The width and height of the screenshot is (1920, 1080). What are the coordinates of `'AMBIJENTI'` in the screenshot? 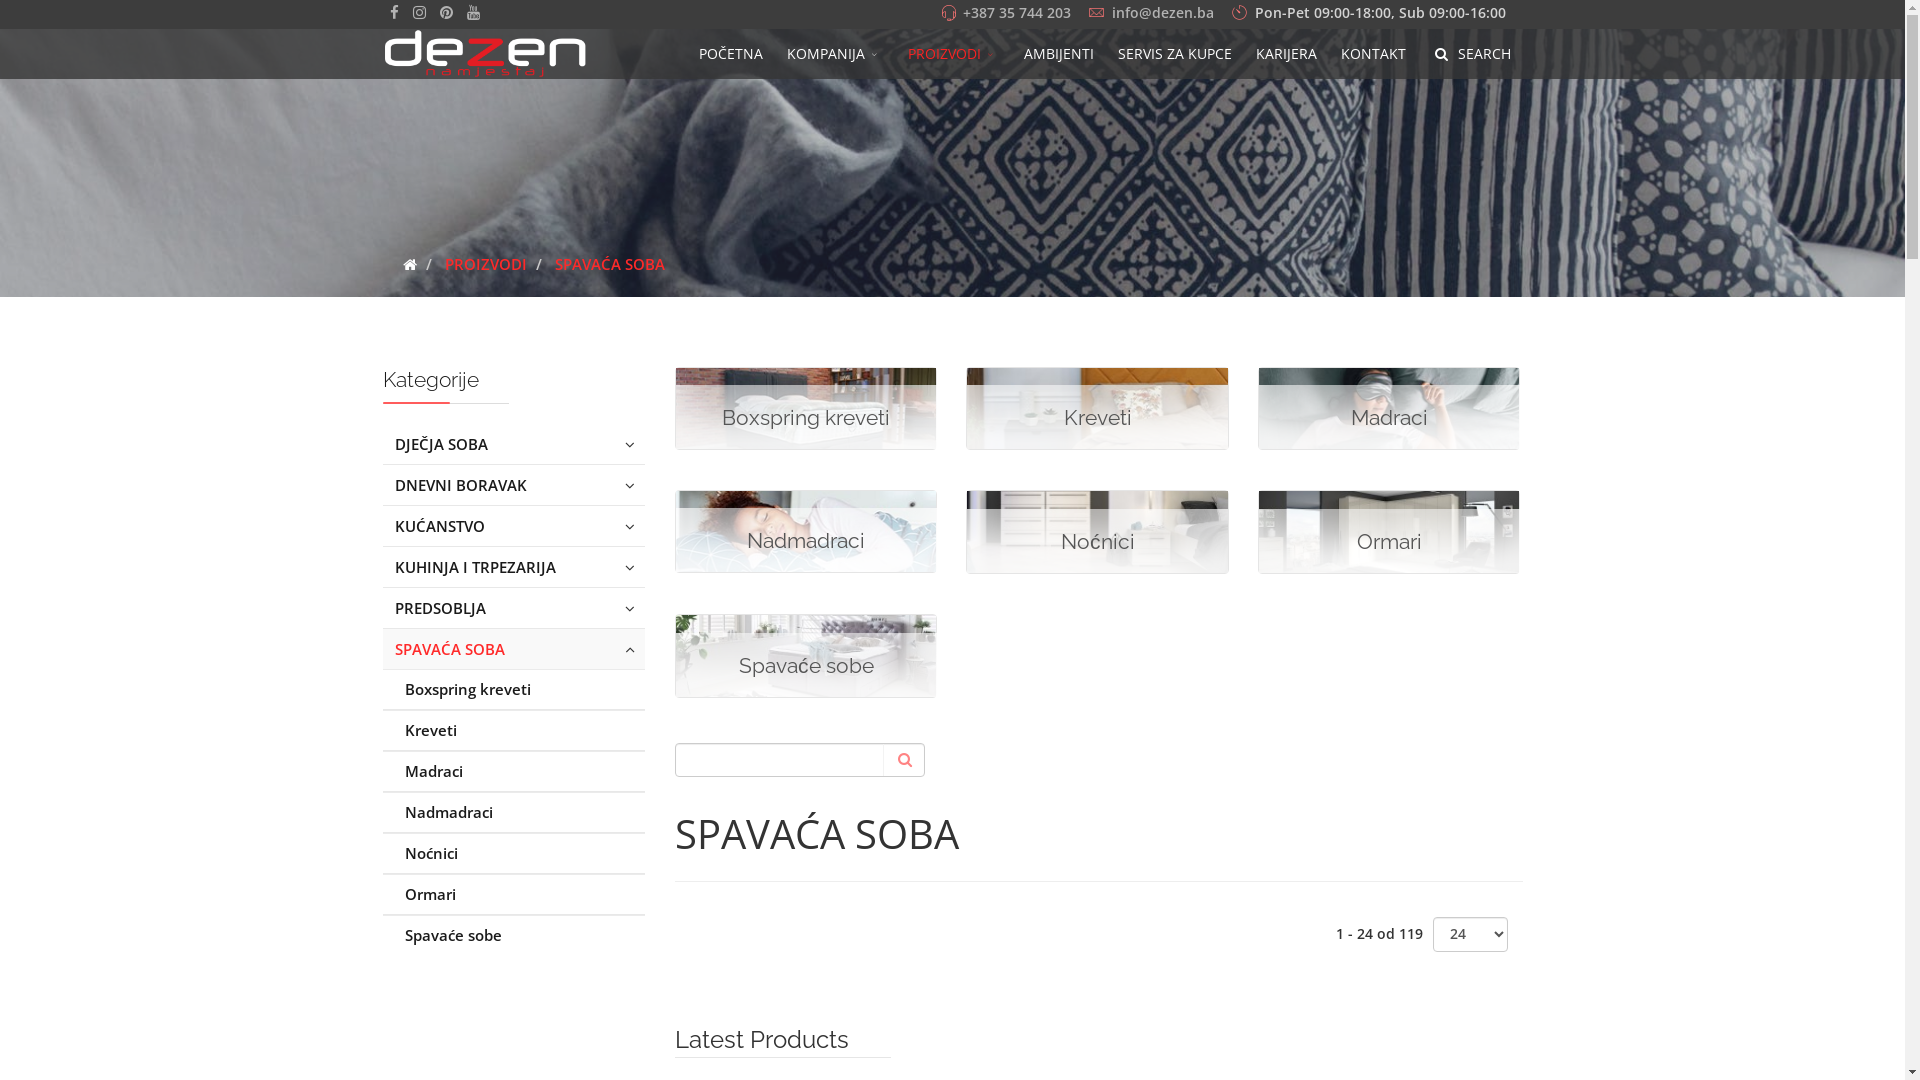 It's located at (1058, 53).